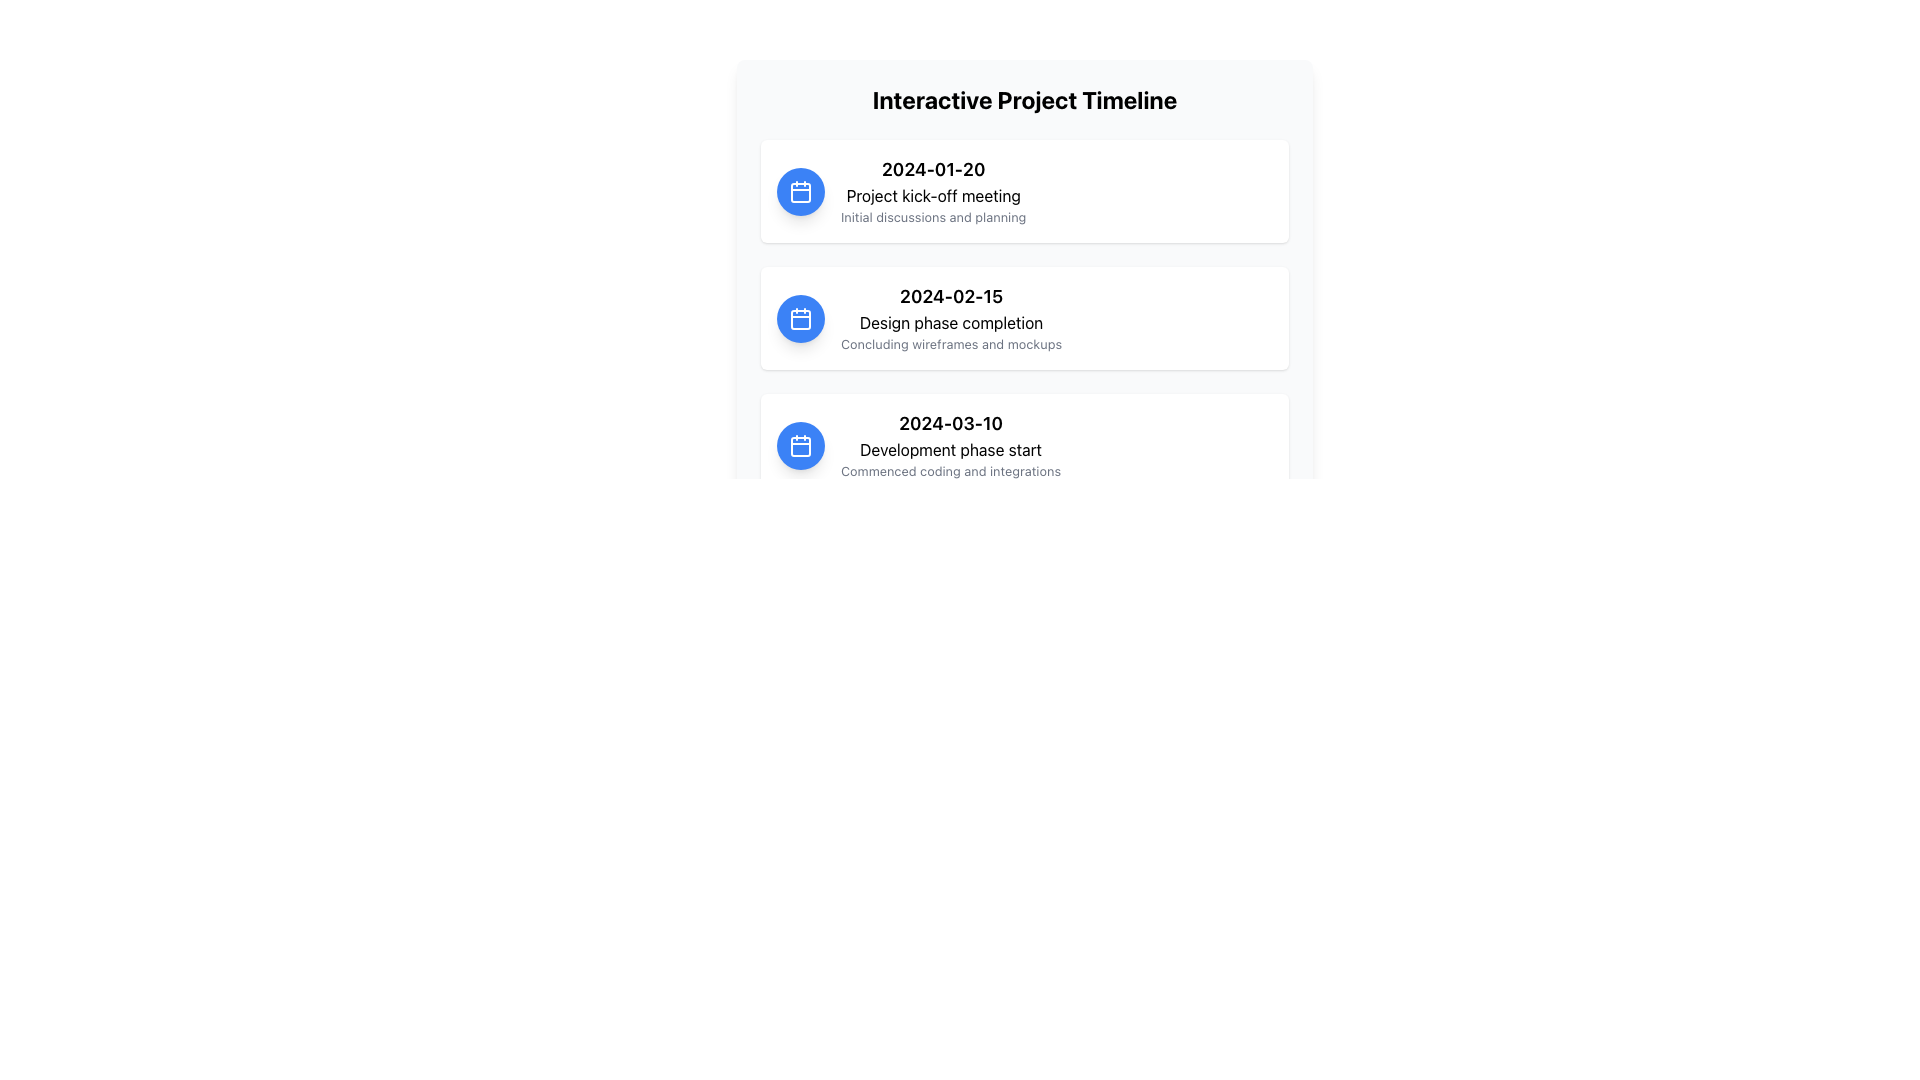  I want to click on the text label that reads 'Concluding wireframes and mockups', which is styled in a smaller, lighter, gray font and is positioned below 'Design phase completion', so click(950, 343).